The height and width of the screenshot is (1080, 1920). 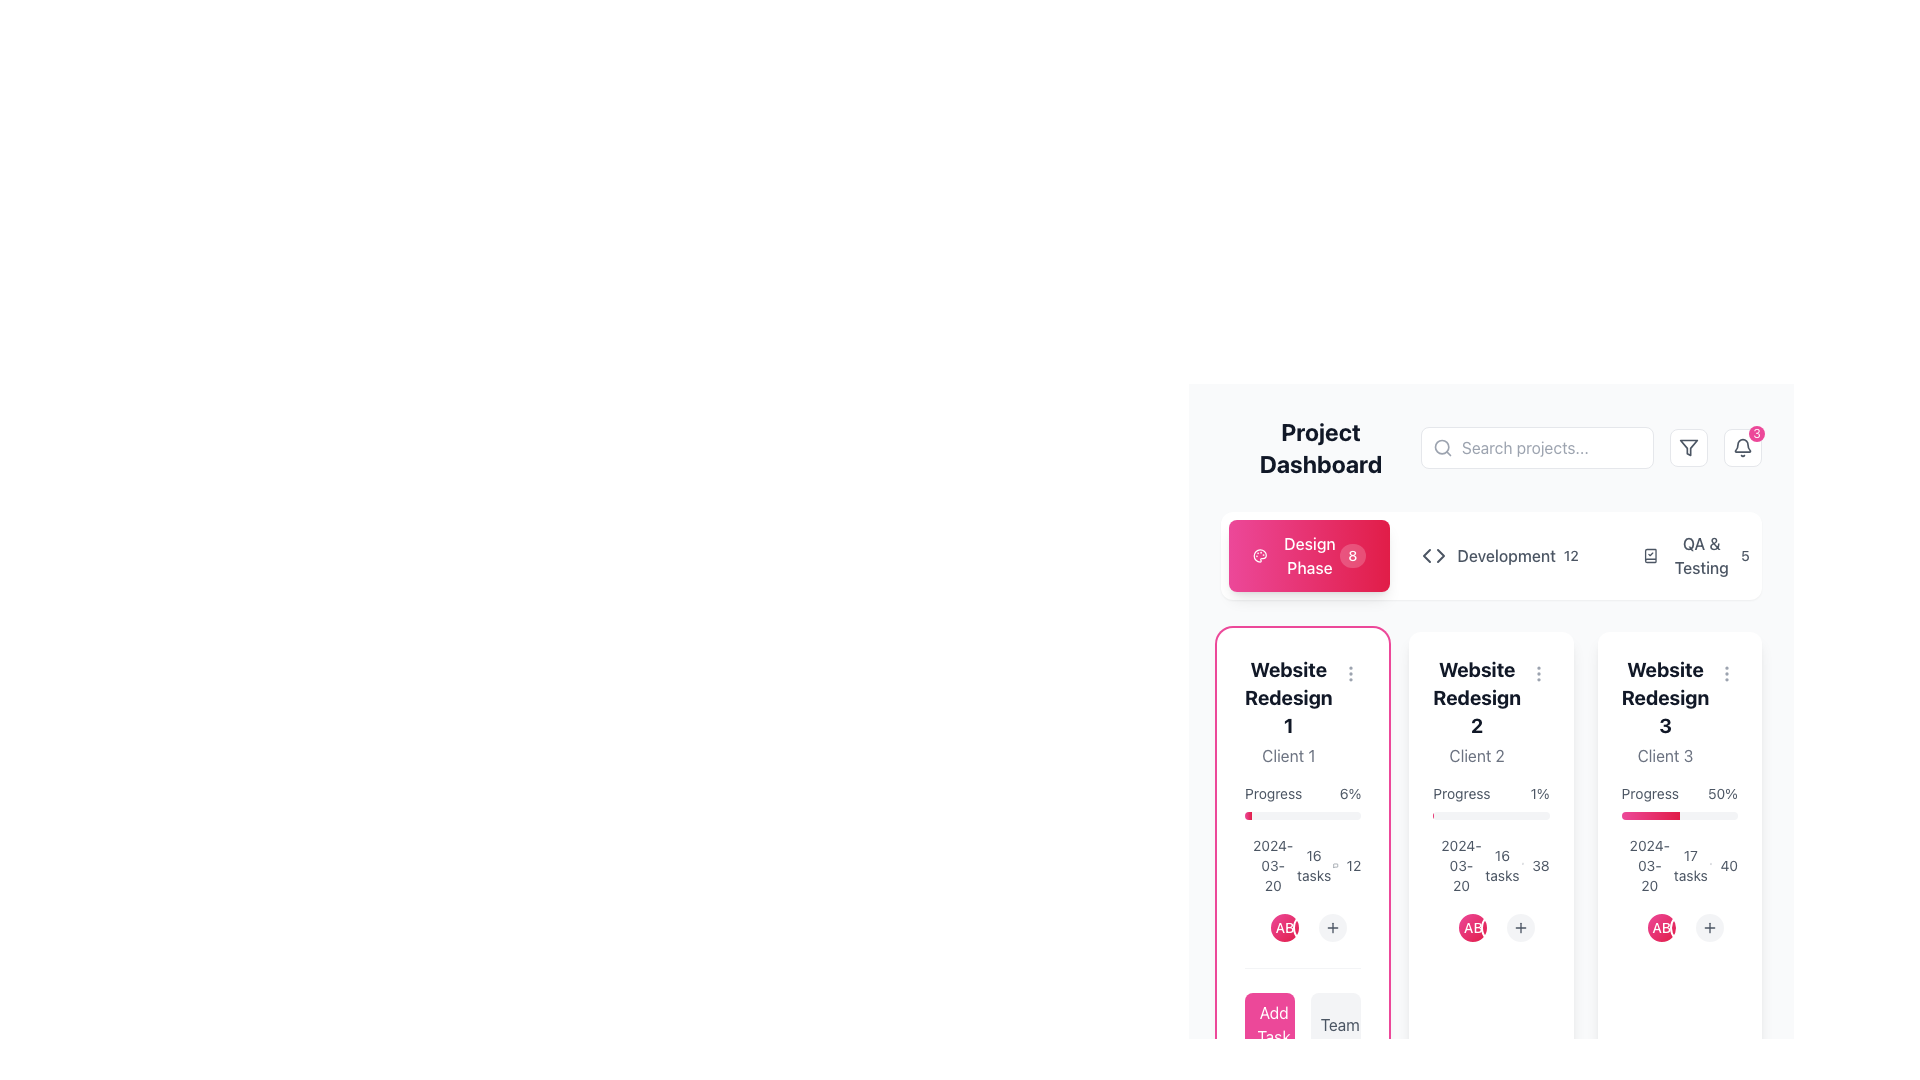 I want to click on the interactive button that adds a new action or item in the 'Website Redesign 3' section, so click(x=1708, y=928).